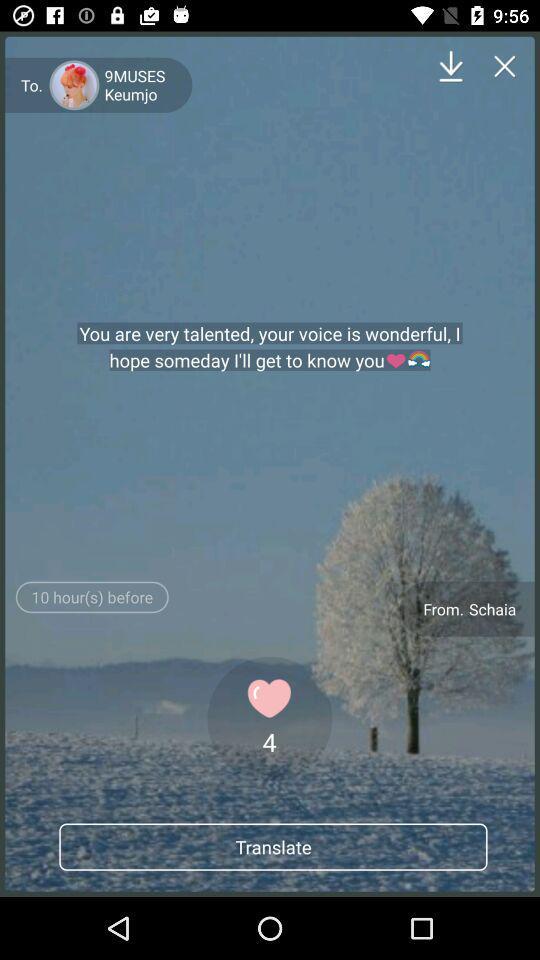 The height and width of the screenshot is (960, 540). Describe the element at coordinates (270, 347) in the screenshot. I see `the item above the 10 hour s icon` at that location.